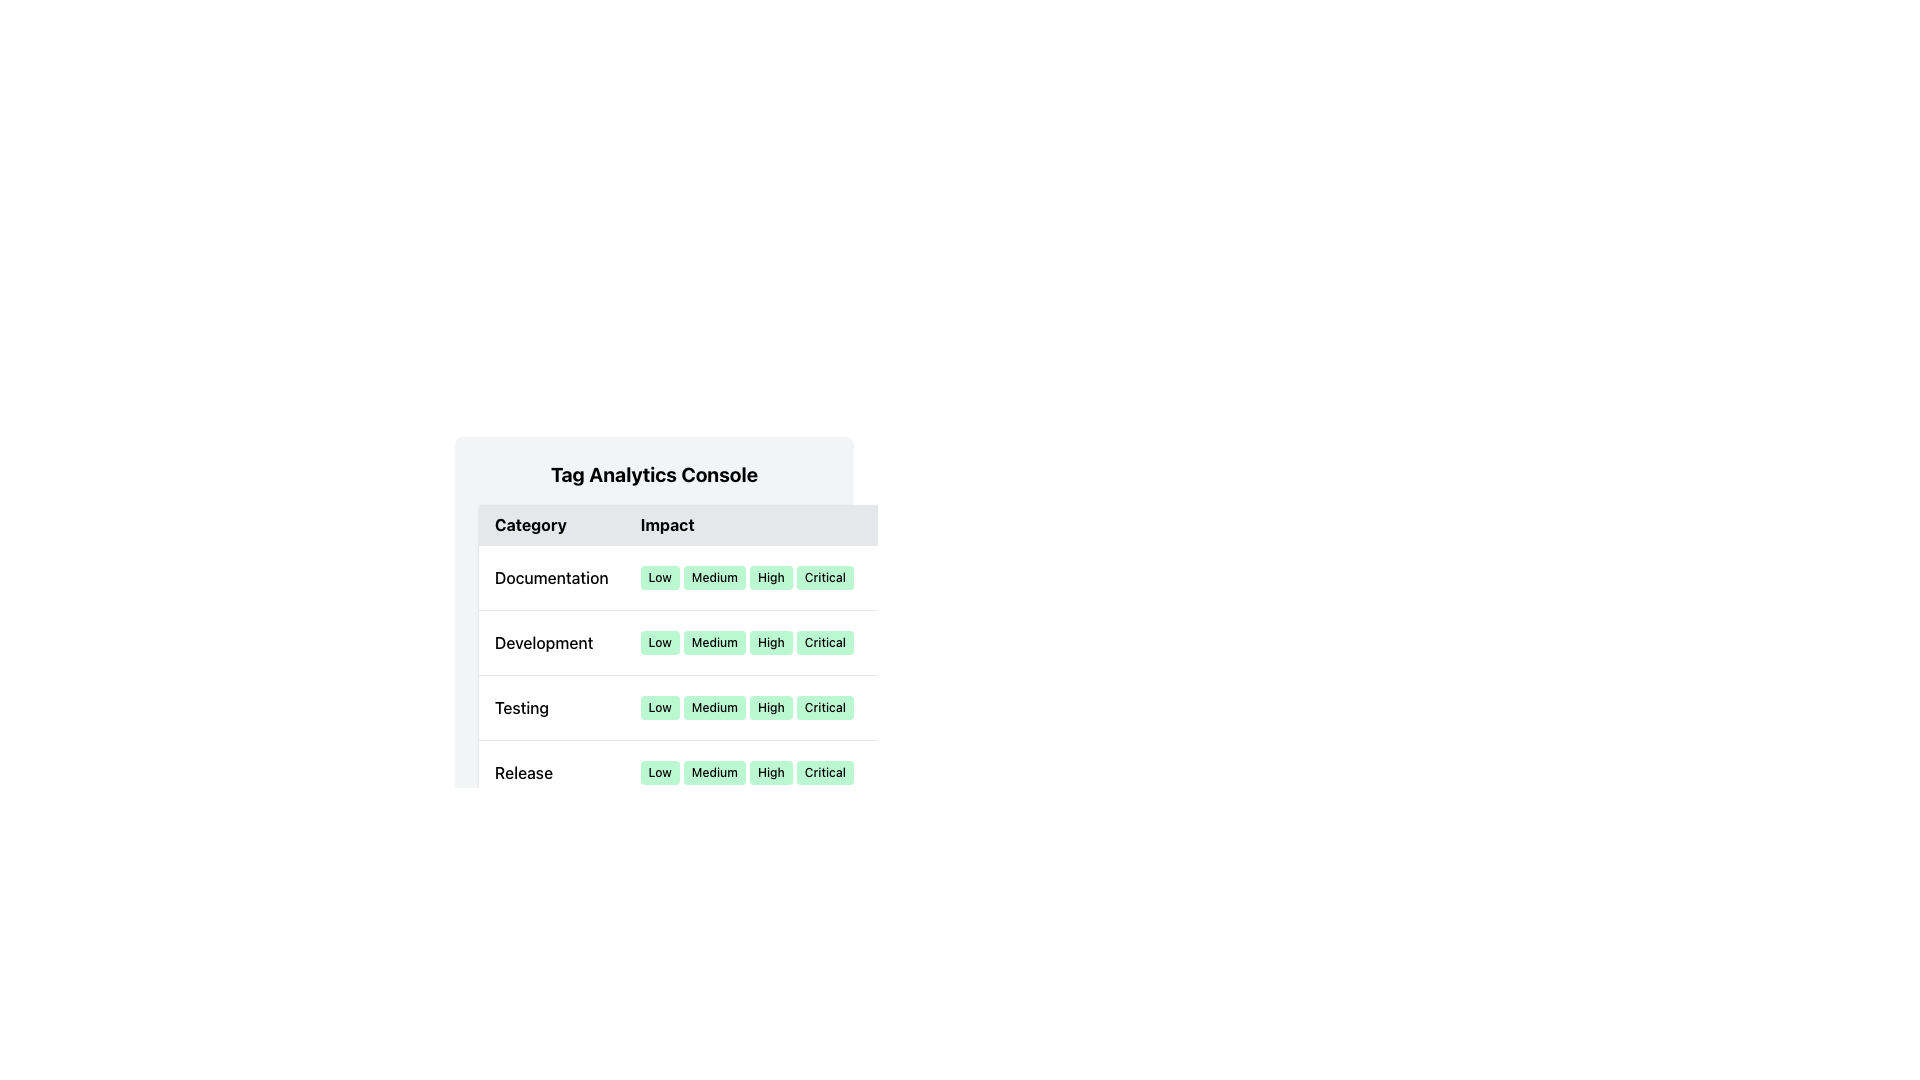 This screenshot has width=1920, height=1080. I want to click on the 'Medium' button from the group of four selectable buttons with green backgrounds and black text located under the 'Development' category in the 'Impact' column, so click(746, 643).